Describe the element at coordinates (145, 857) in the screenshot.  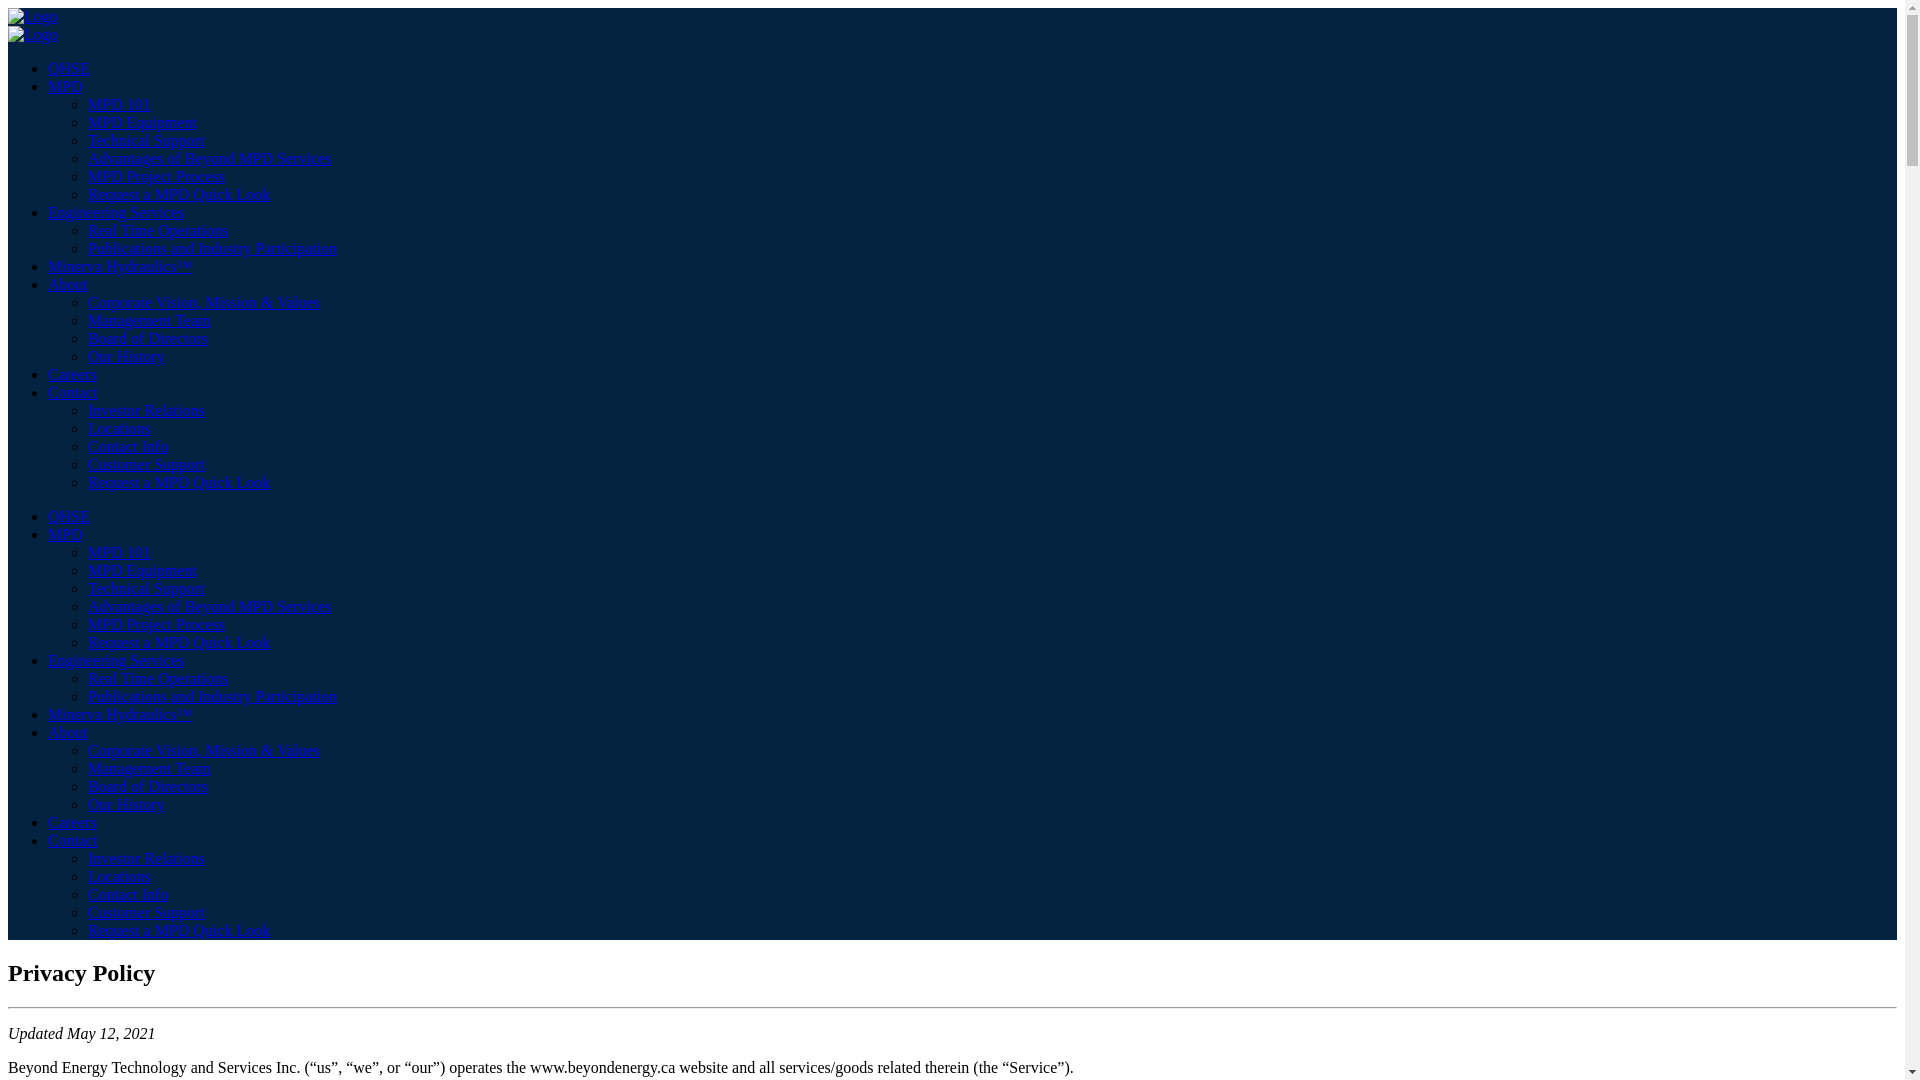
I see `'Investor Relations'` at that location.